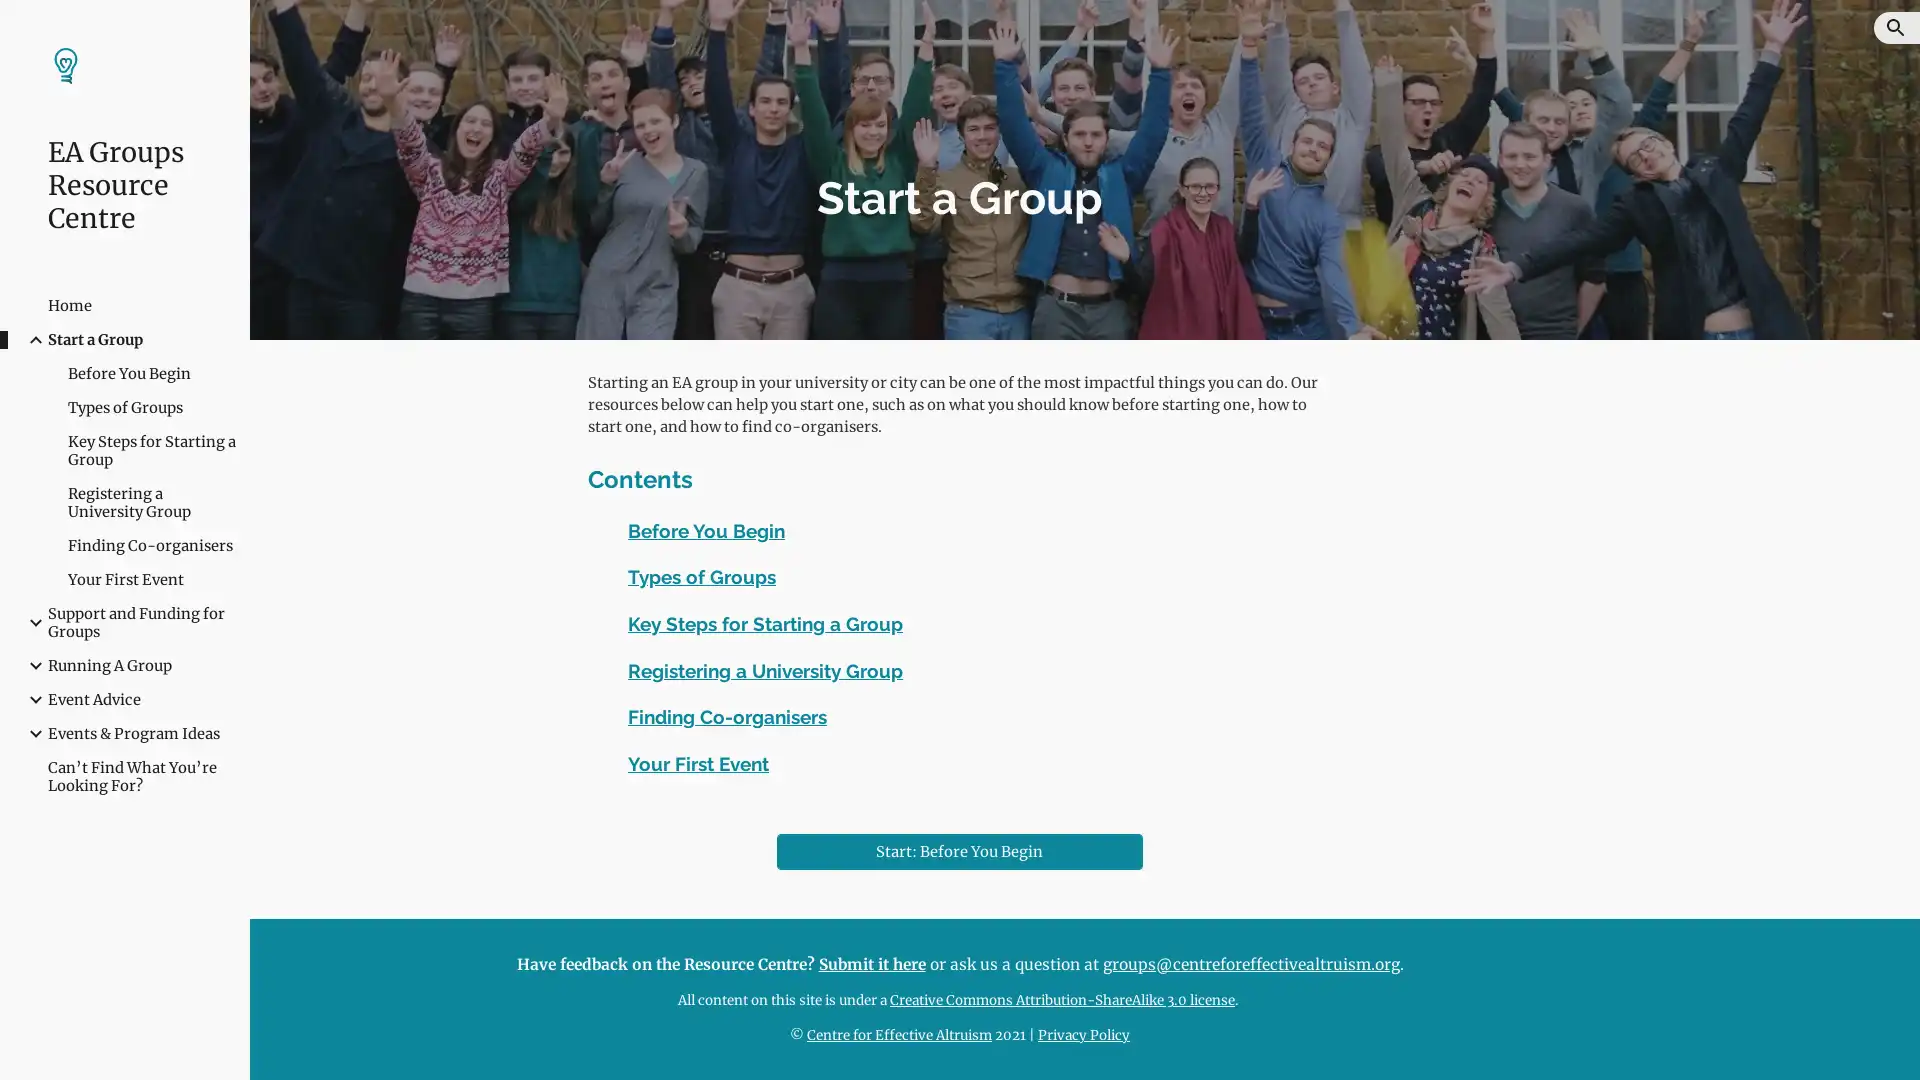 The height and width of the screenshot is (1080, 1920). I want to click on Copy heading link, so click(915, 763).